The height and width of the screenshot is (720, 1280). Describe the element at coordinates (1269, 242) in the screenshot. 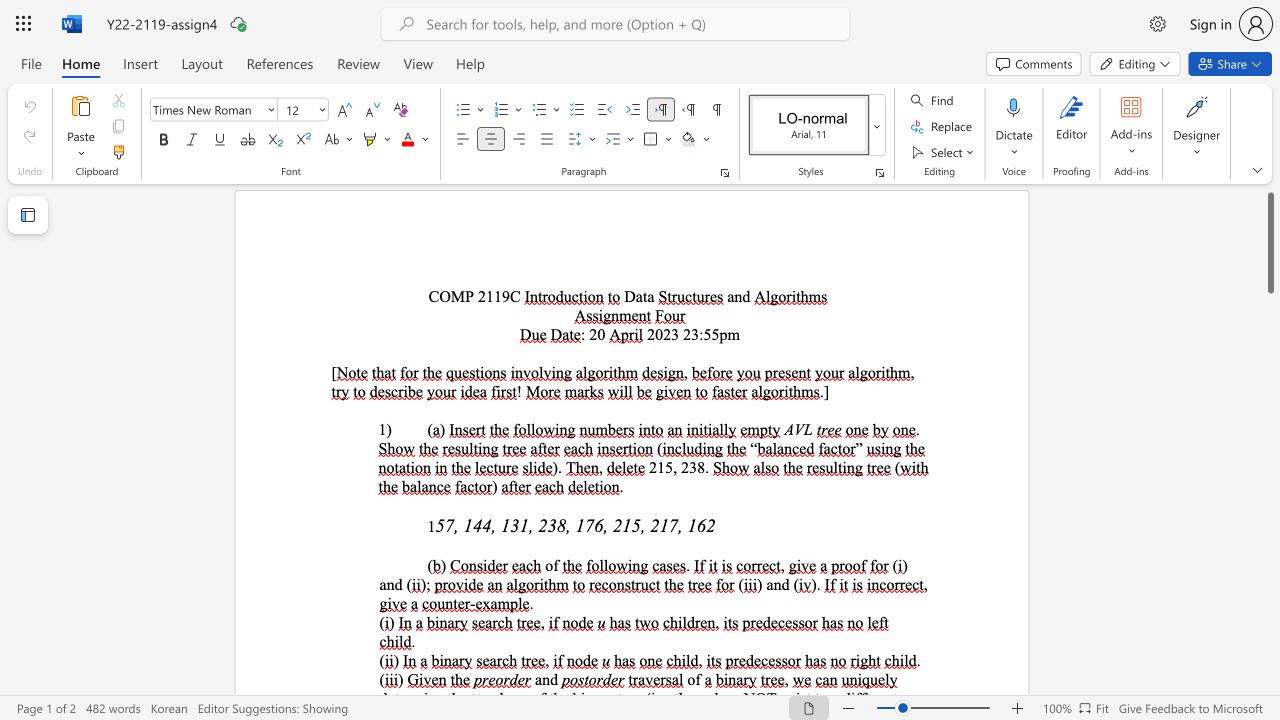

I see `the scrollbar and move down 30 pixels` at that location.